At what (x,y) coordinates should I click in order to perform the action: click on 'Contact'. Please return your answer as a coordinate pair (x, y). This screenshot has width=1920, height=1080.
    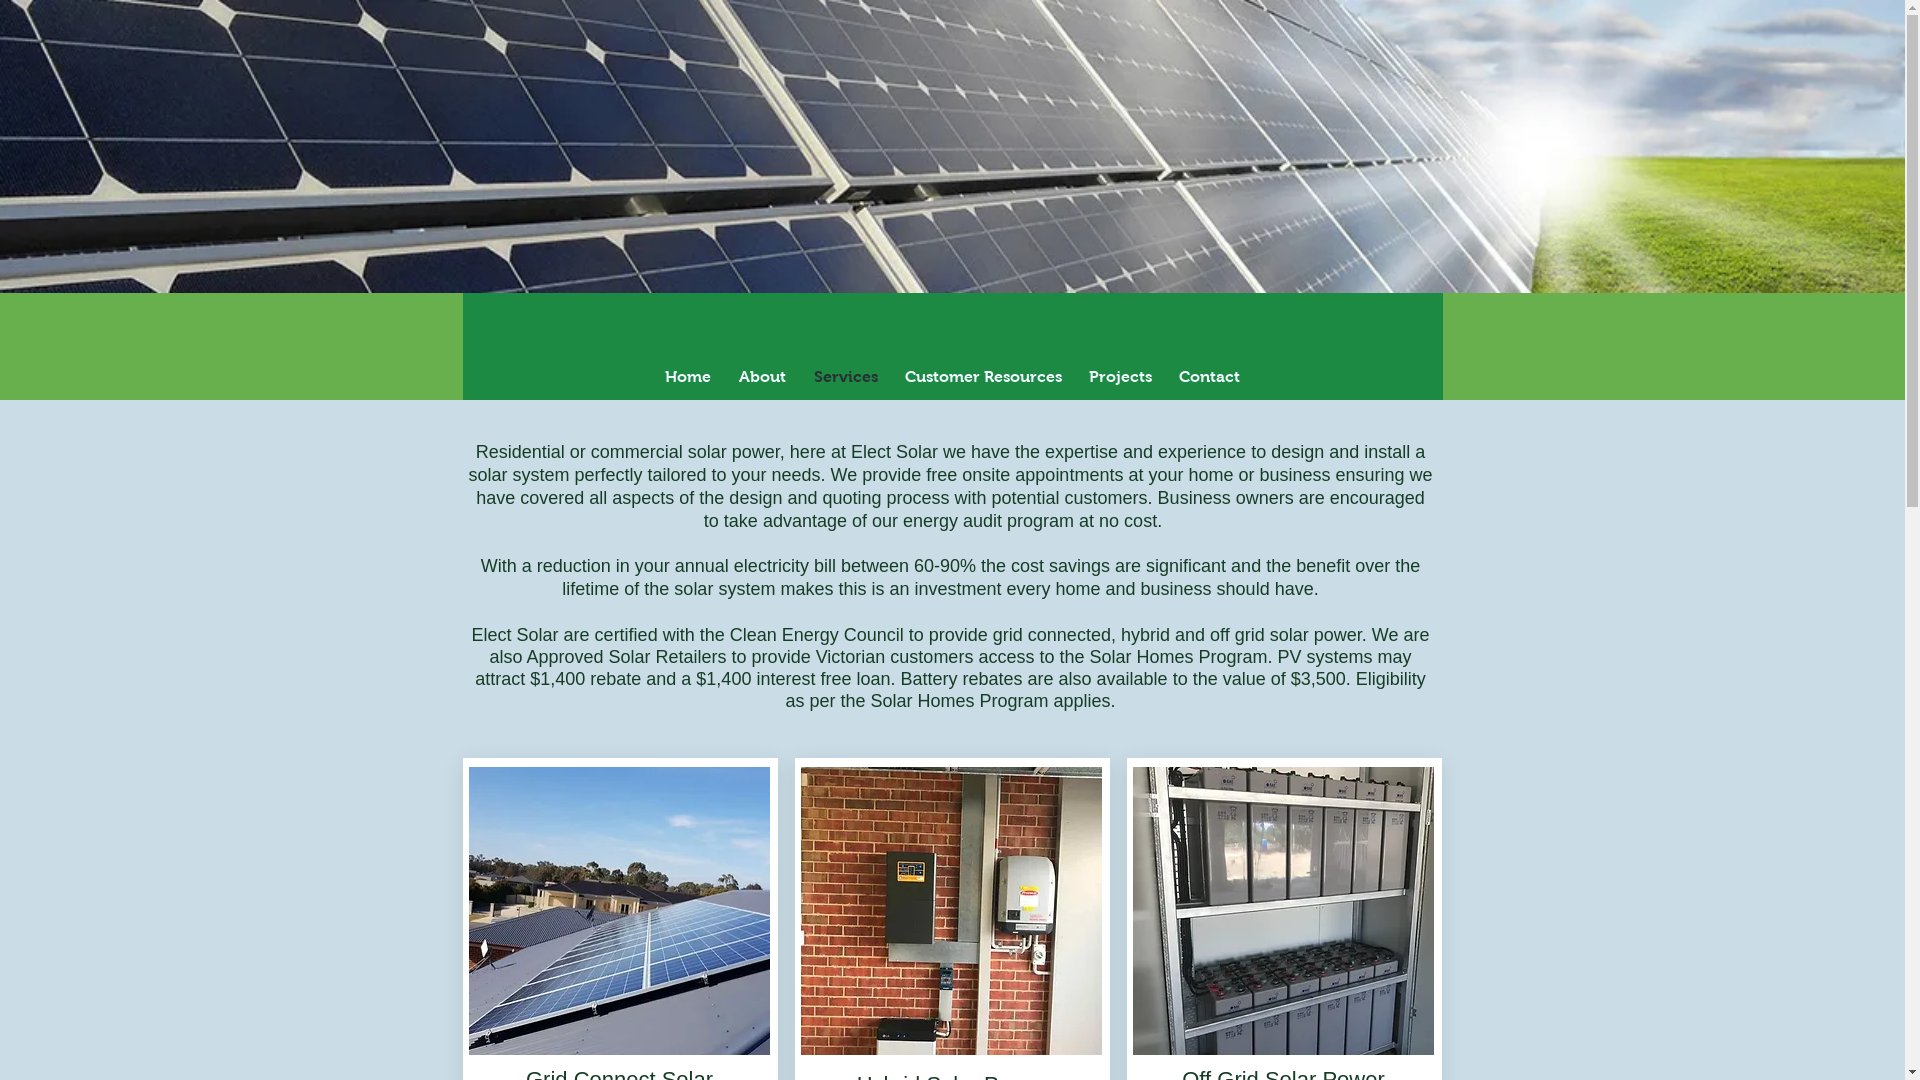
    Looking at the image, I should click on (1166, 376).